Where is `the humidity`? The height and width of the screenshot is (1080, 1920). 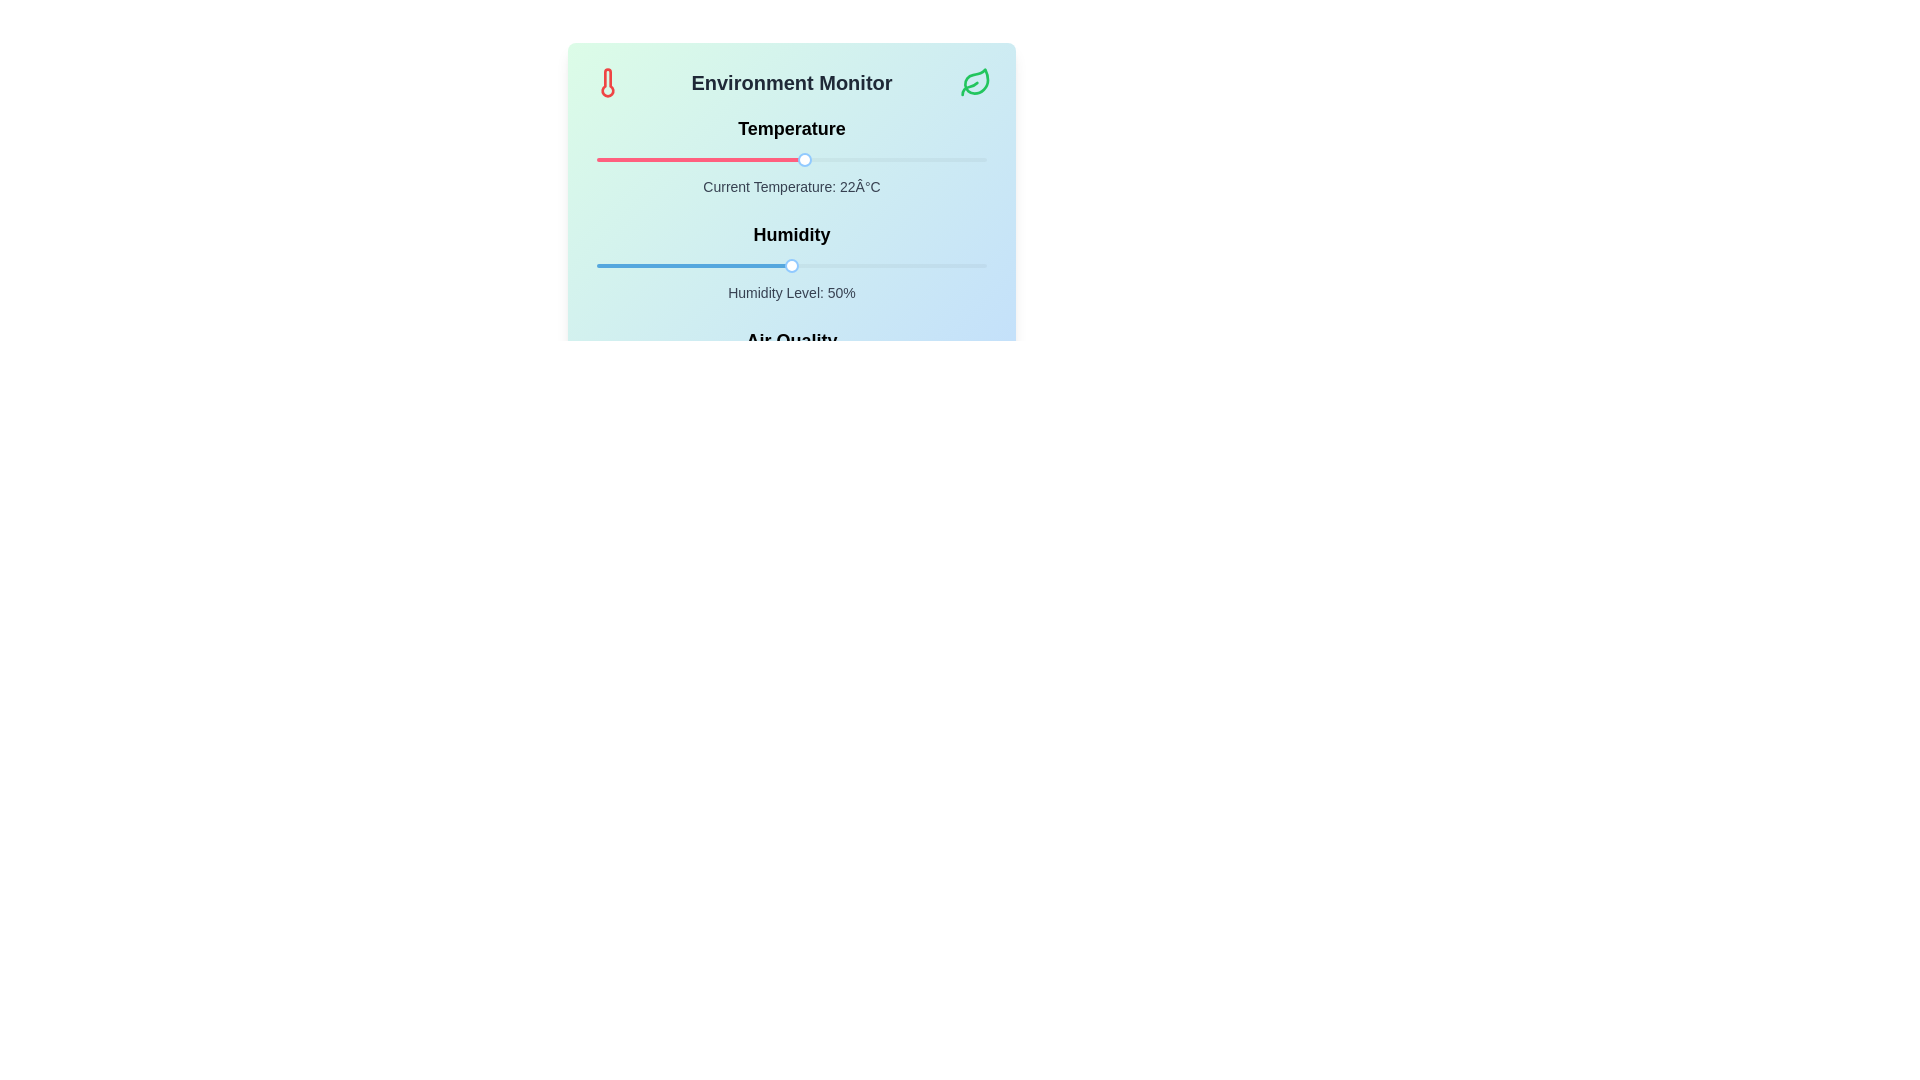 the humidity is located at coordinates (675, 265).